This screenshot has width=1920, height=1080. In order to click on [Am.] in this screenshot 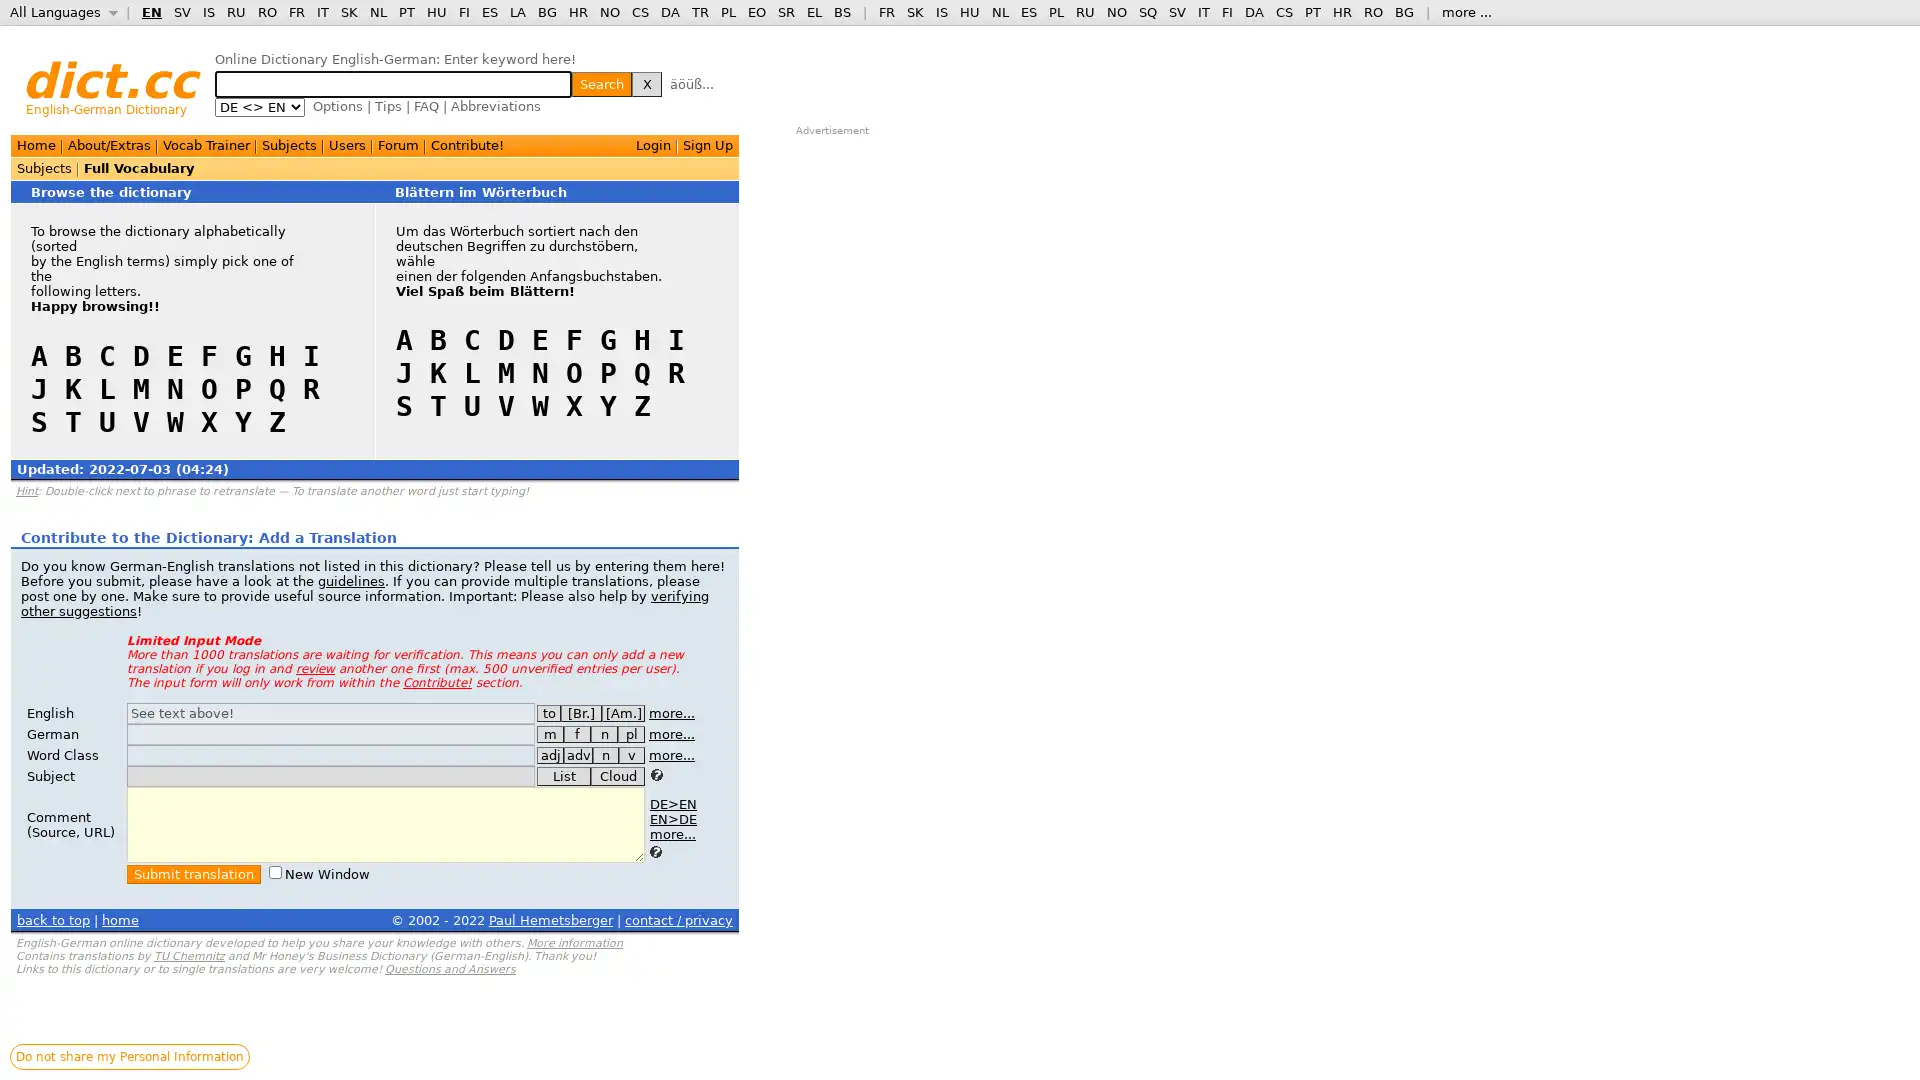, I will do `click(622, 712)`.